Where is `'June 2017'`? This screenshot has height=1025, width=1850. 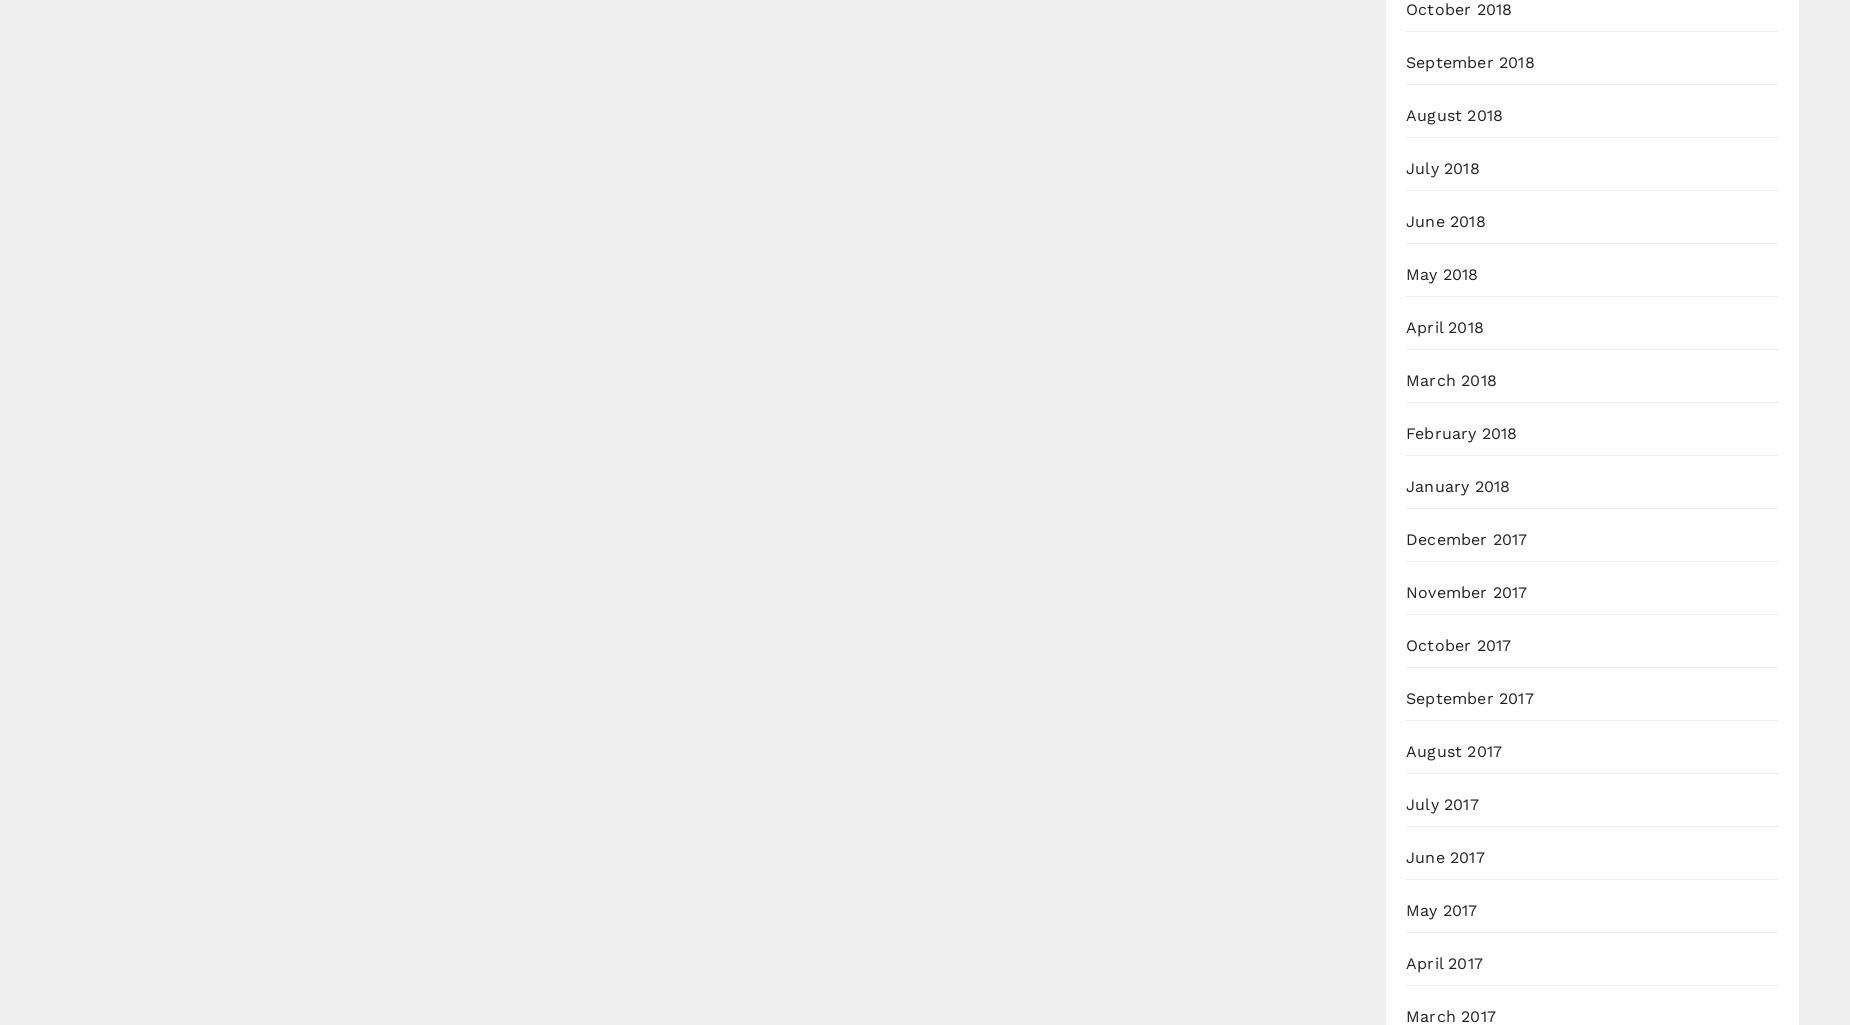
'June 2017' is located at coordinates (1445, 857).